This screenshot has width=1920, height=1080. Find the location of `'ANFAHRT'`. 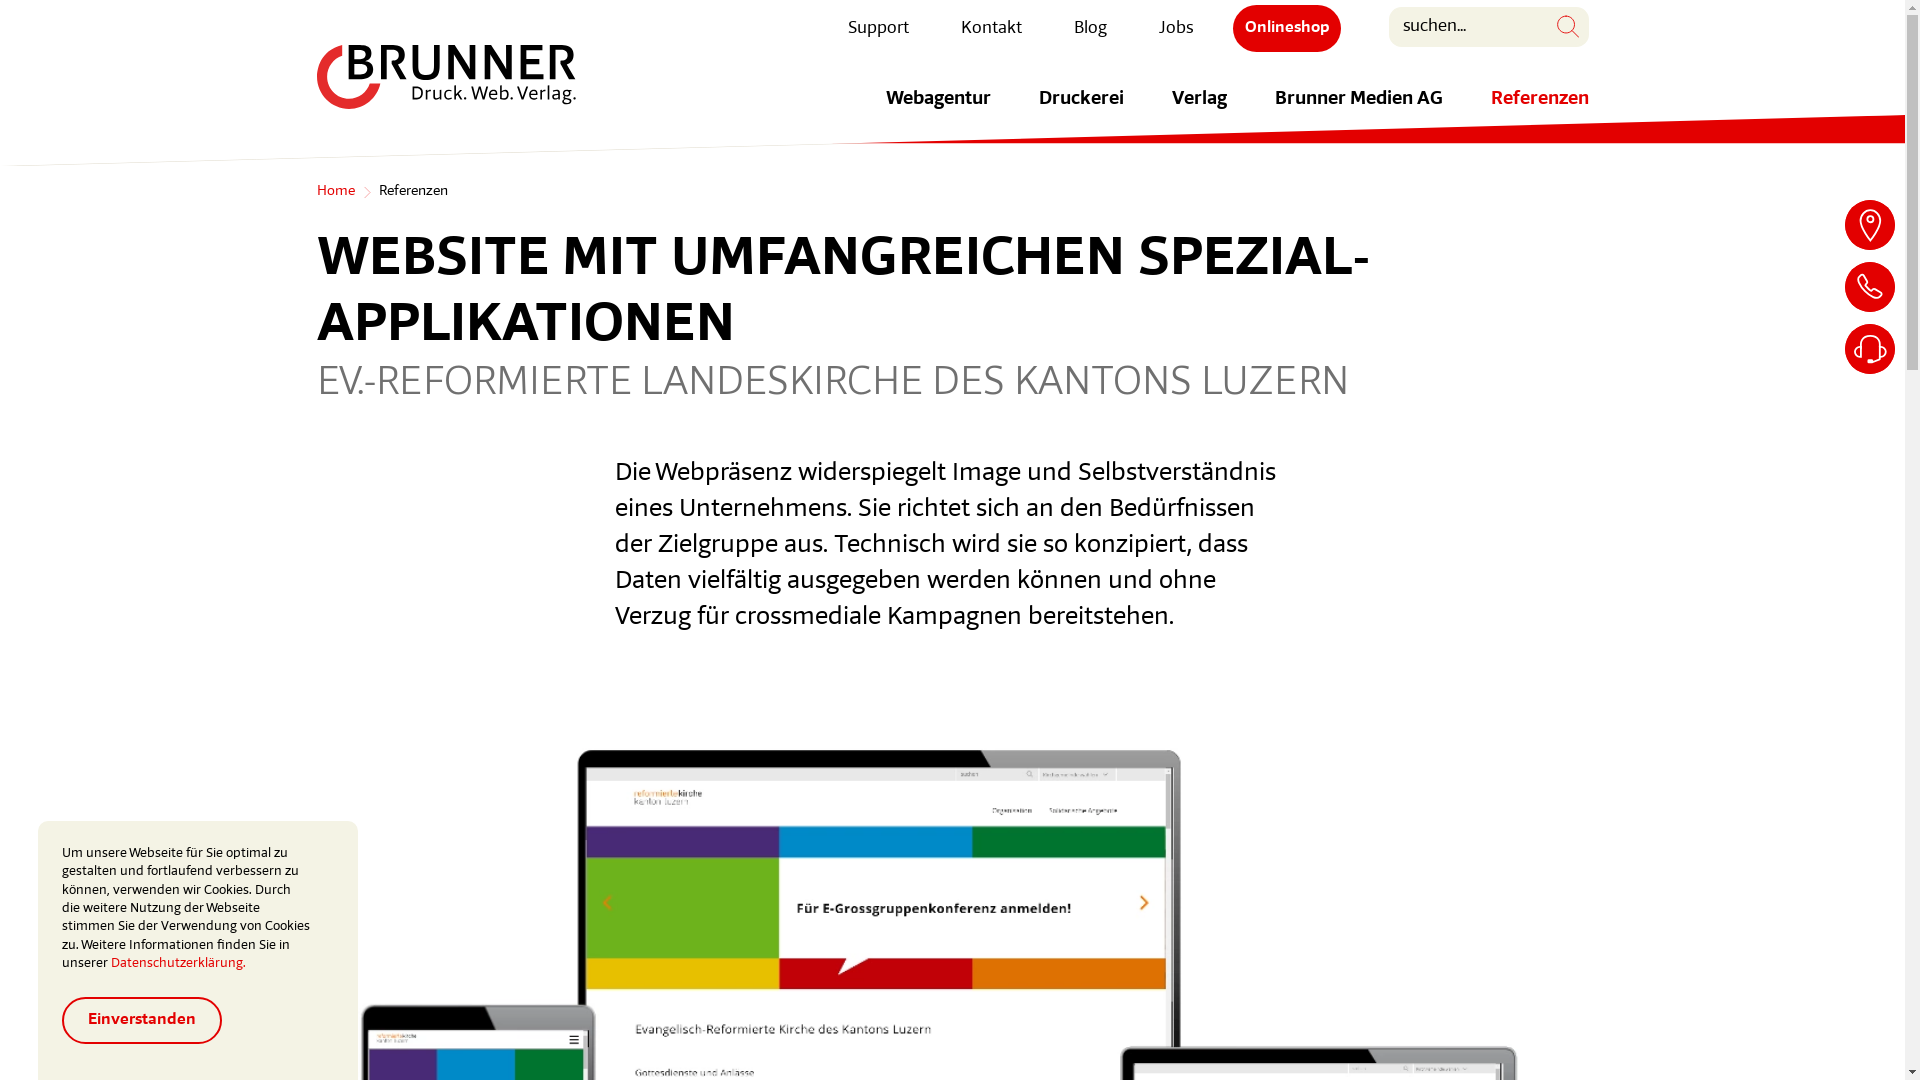

'ANFAHRT' is located at coordinates (1869, 224).